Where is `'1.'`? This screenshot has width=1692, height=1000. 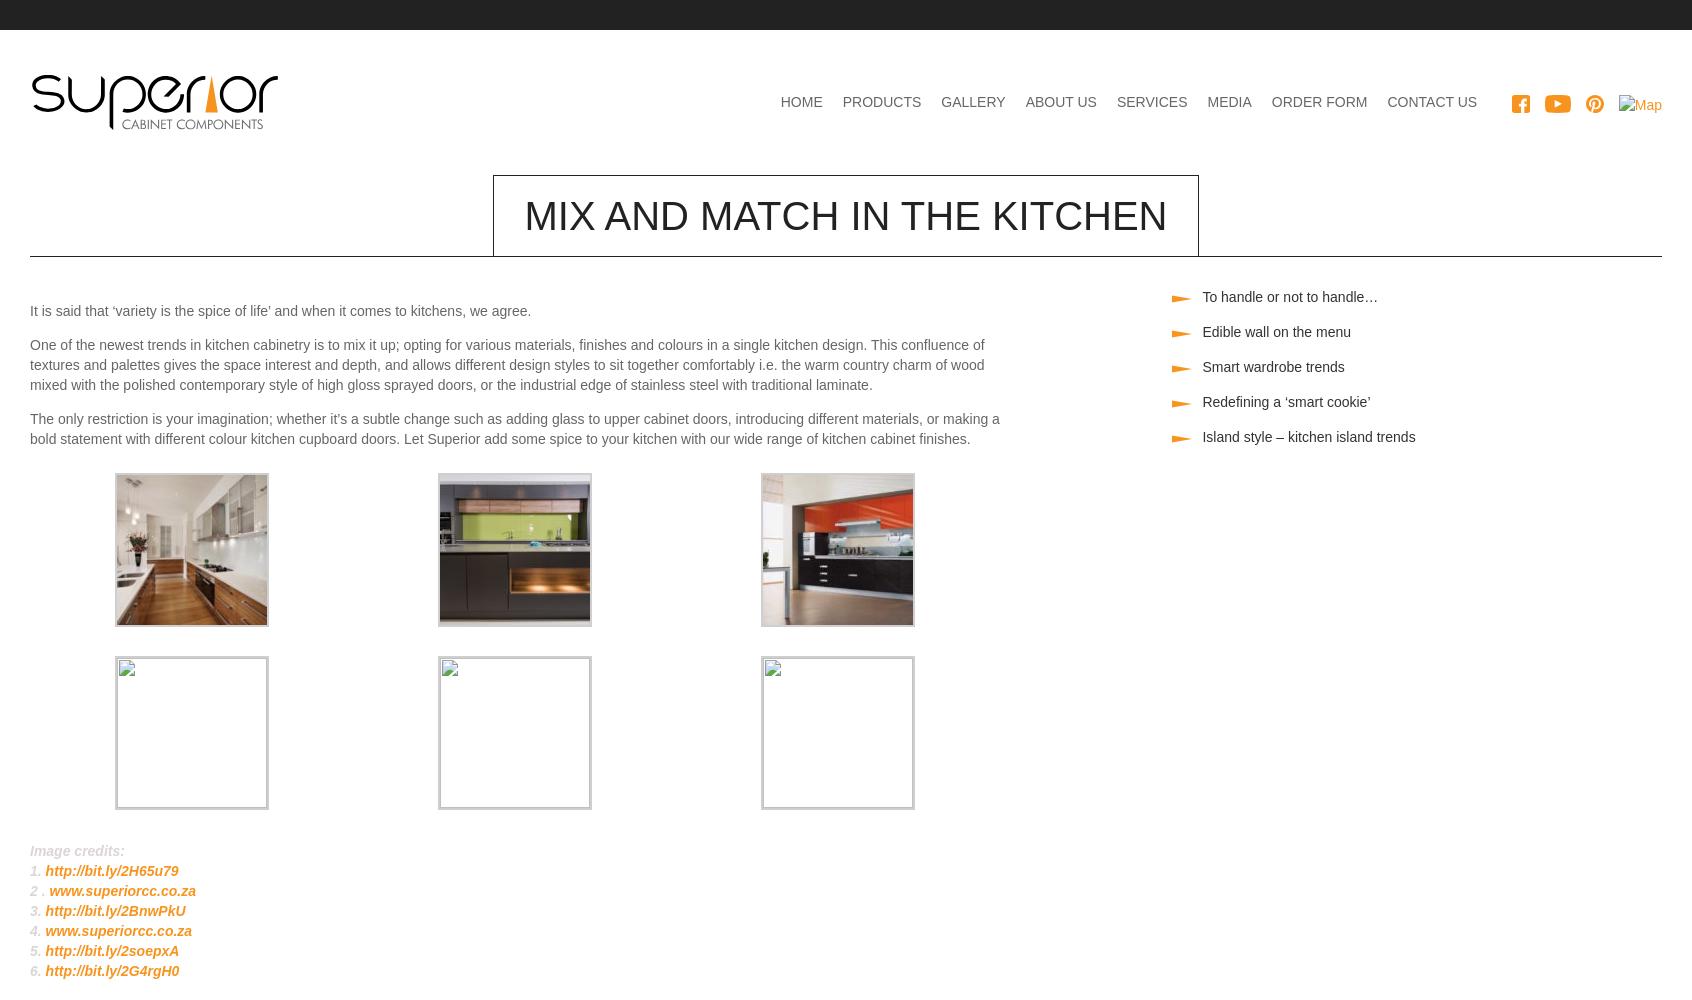 '1.' is located at coordinates (28, 870).